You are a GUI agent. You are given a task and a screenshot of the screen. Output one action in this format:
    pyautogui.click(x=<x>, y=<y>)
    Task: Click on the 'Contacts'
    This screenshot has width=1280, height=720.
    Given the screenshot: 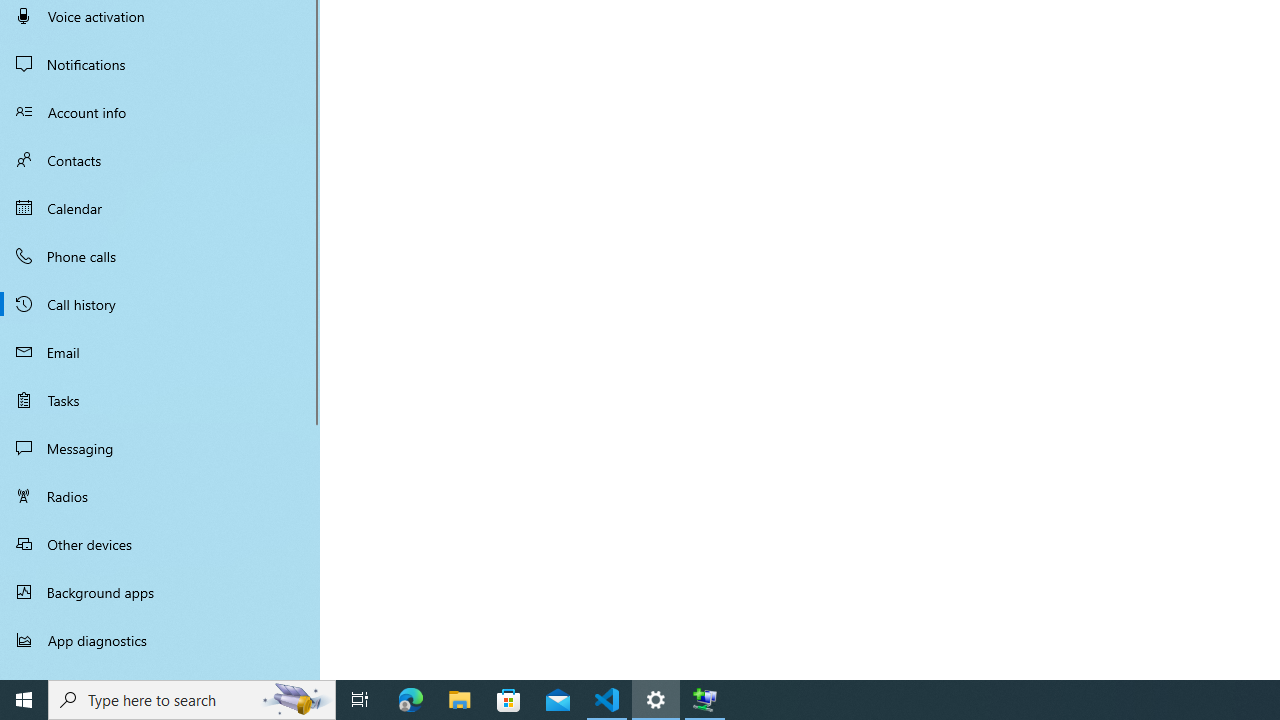 What is the action you would take?
    pyautogui.click(x=160, y=159)
    